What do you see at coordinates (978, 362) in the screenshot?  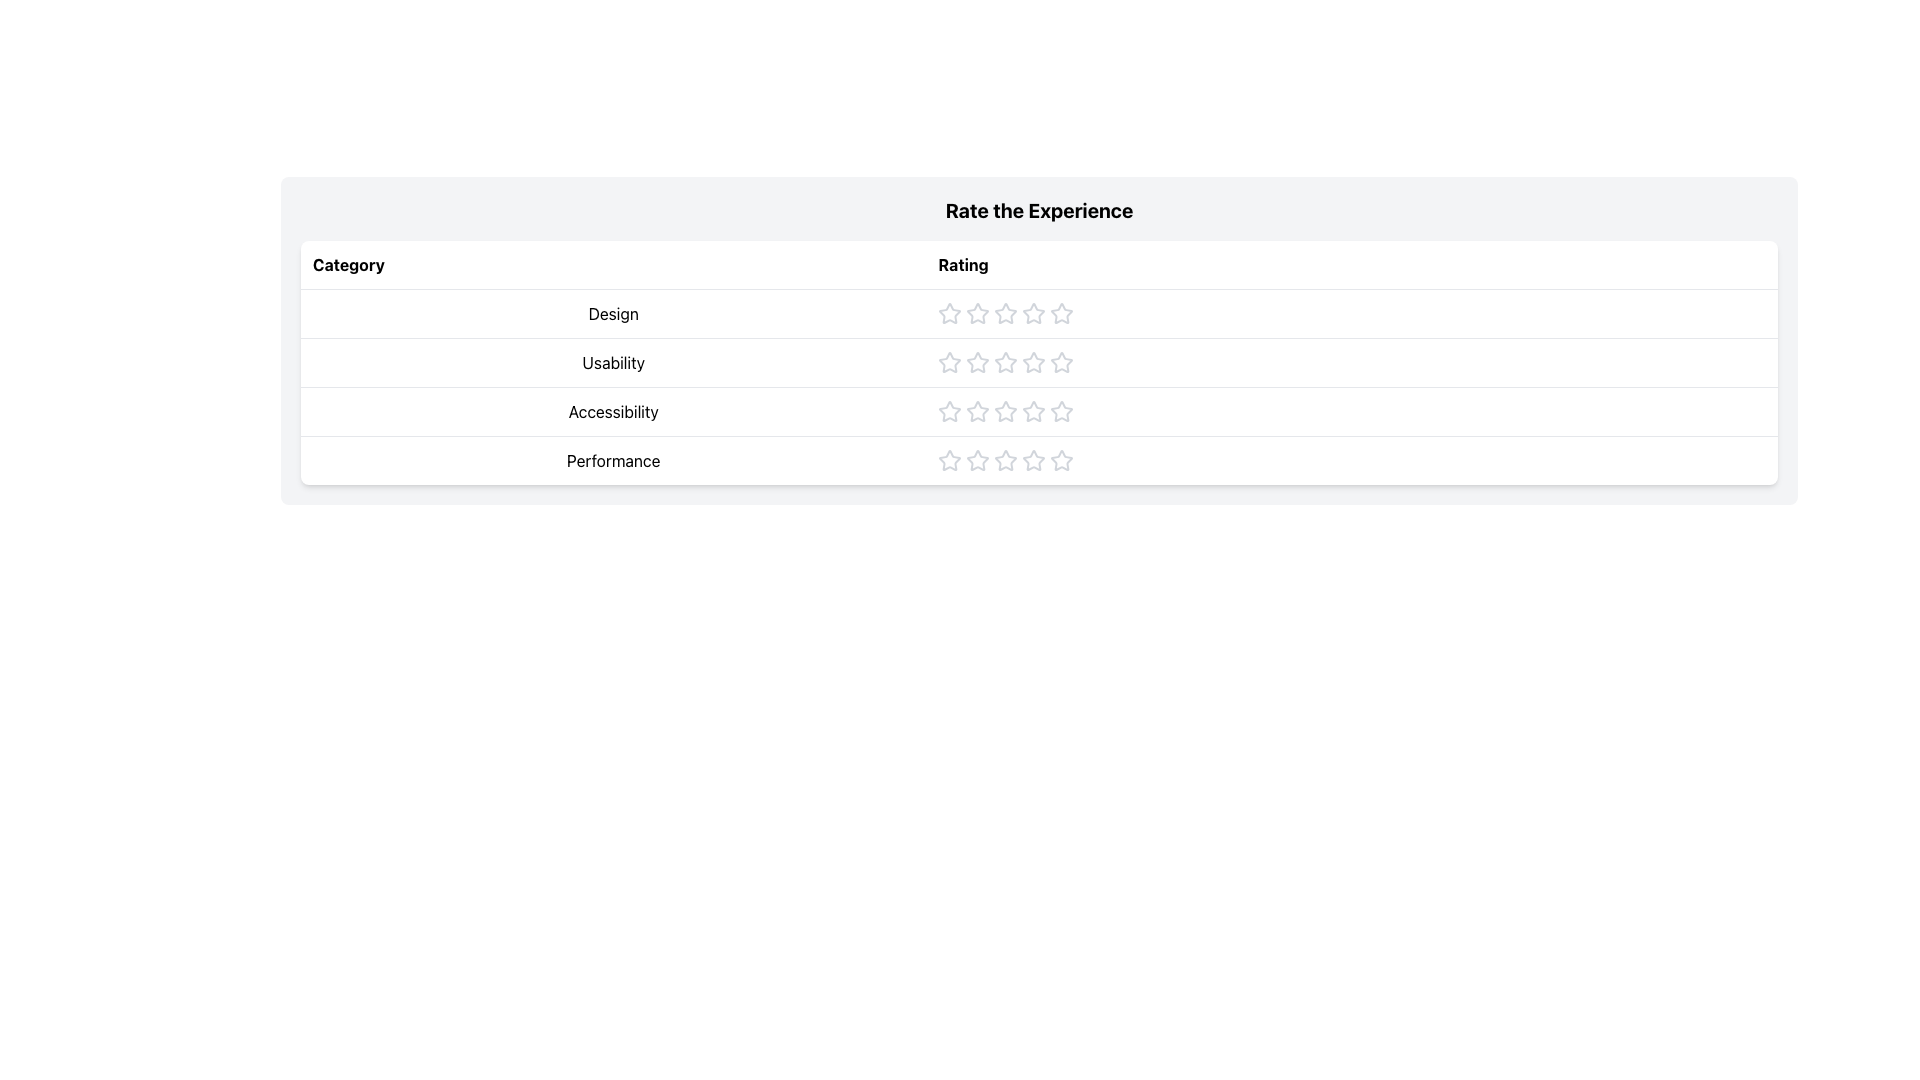 I see `the second star button in the 'Rate the Experience' table under the 'Usability' category` at bounding box center [978, 362].